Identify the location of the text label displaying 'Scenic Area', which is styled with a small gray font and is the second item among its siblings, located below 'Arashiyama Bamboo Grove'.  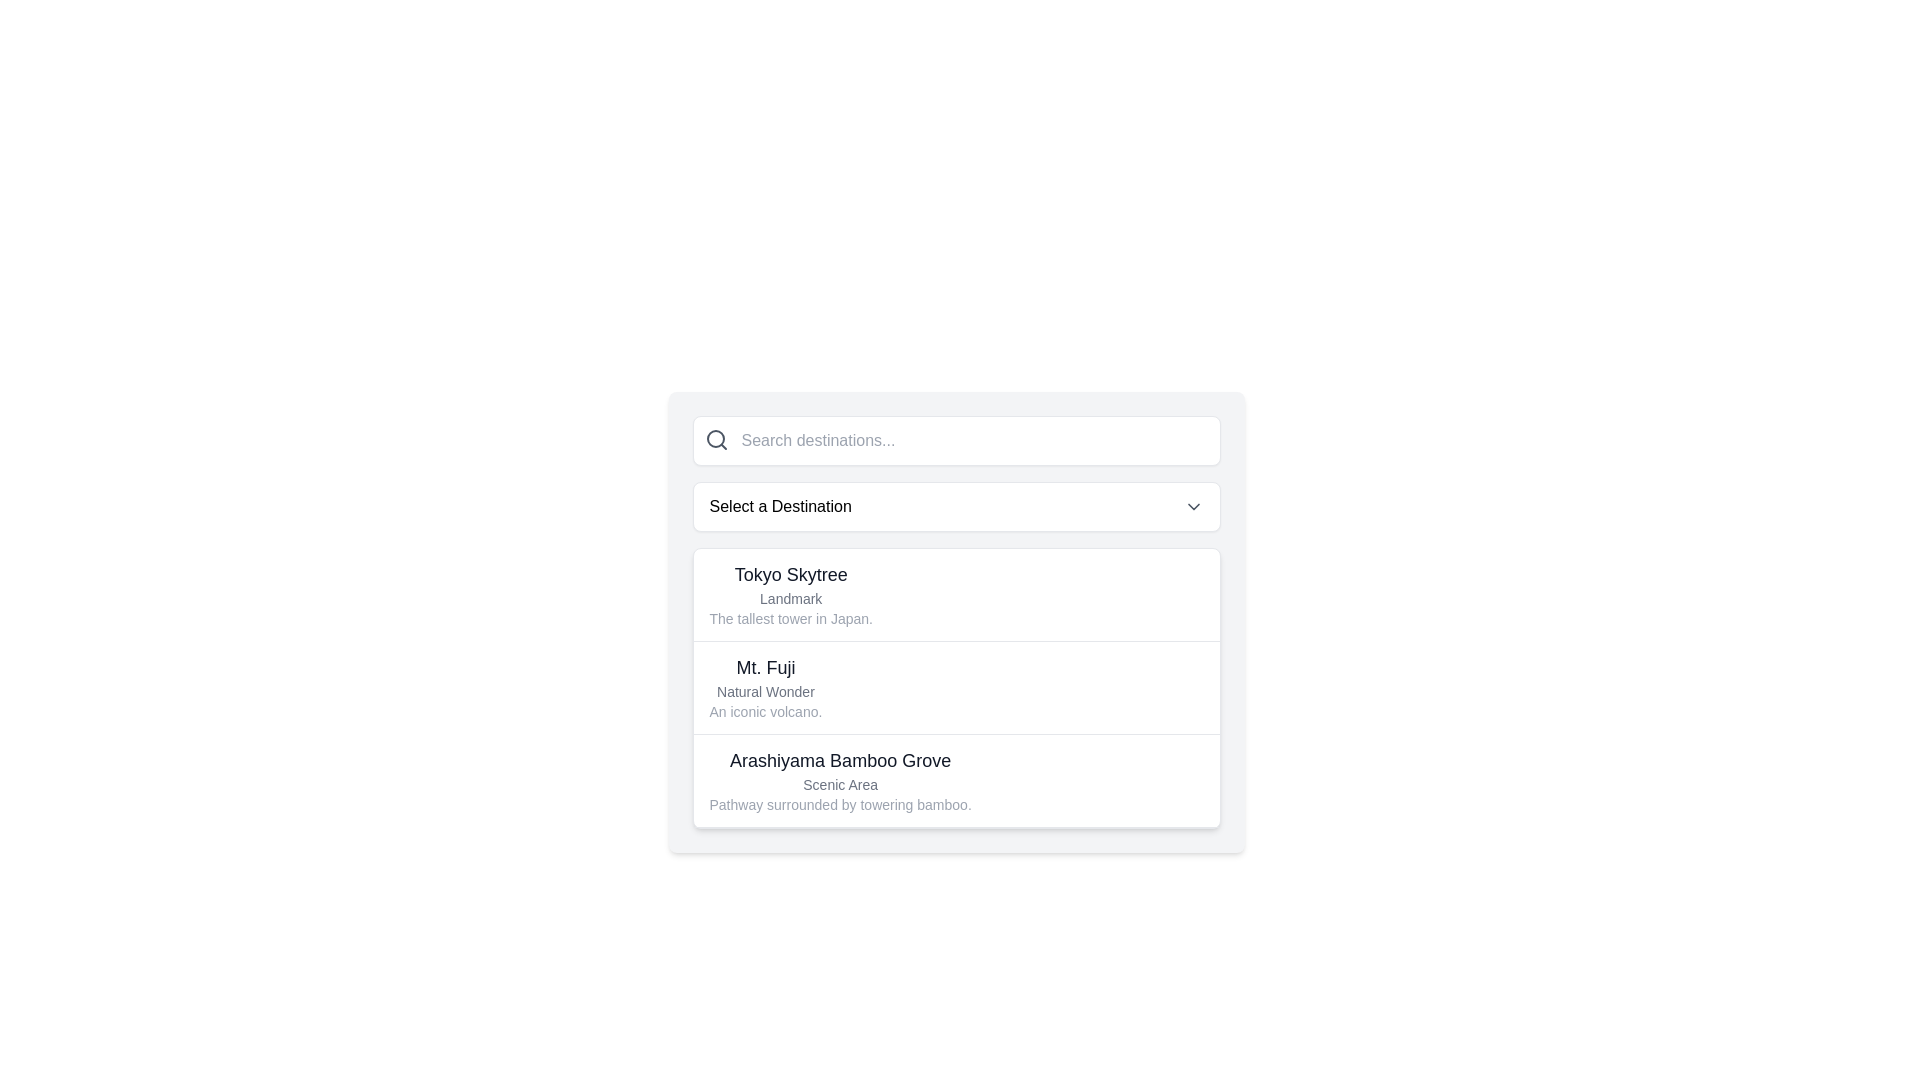
(840, 784).